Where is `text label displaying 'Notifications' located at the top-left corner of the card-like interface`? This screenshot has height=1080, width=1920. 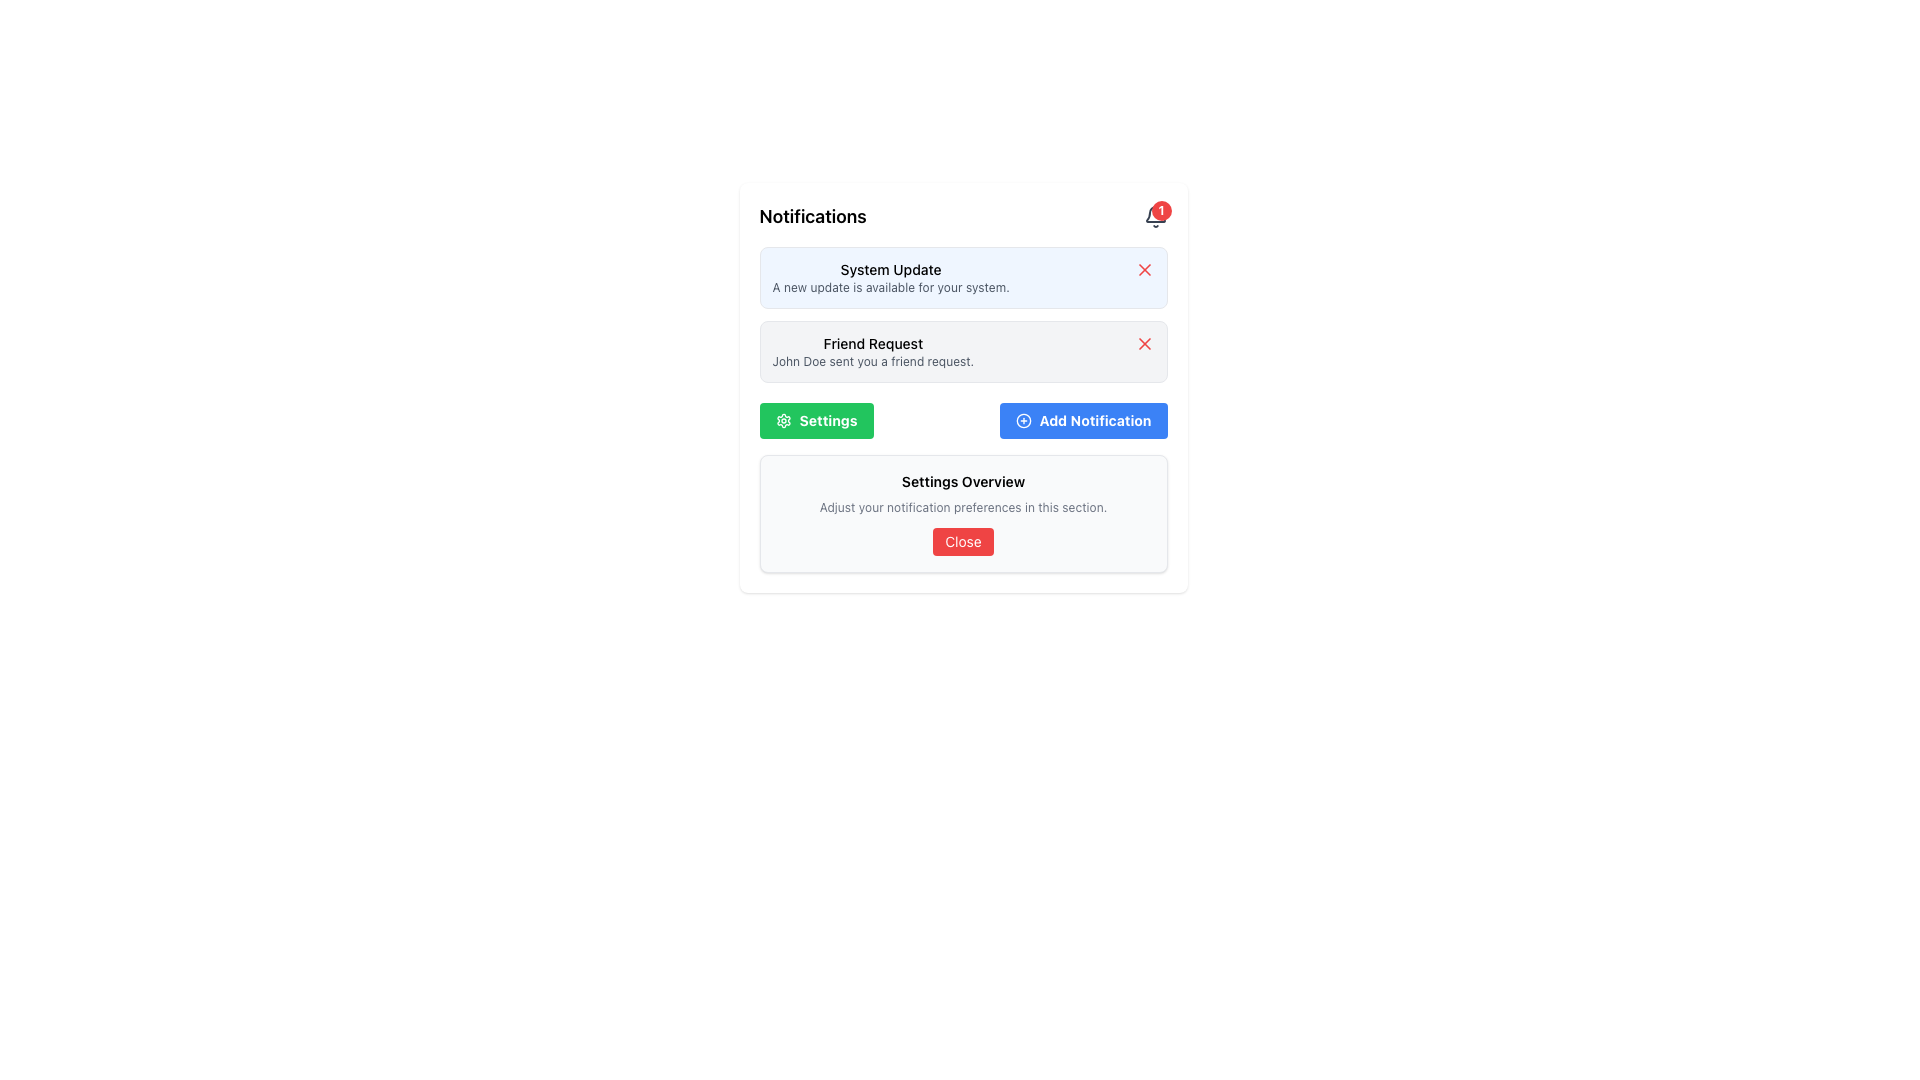 text label displaying 'Notifications' located at the top-left corner of the card-like interface is located at coordinates (813, 216).